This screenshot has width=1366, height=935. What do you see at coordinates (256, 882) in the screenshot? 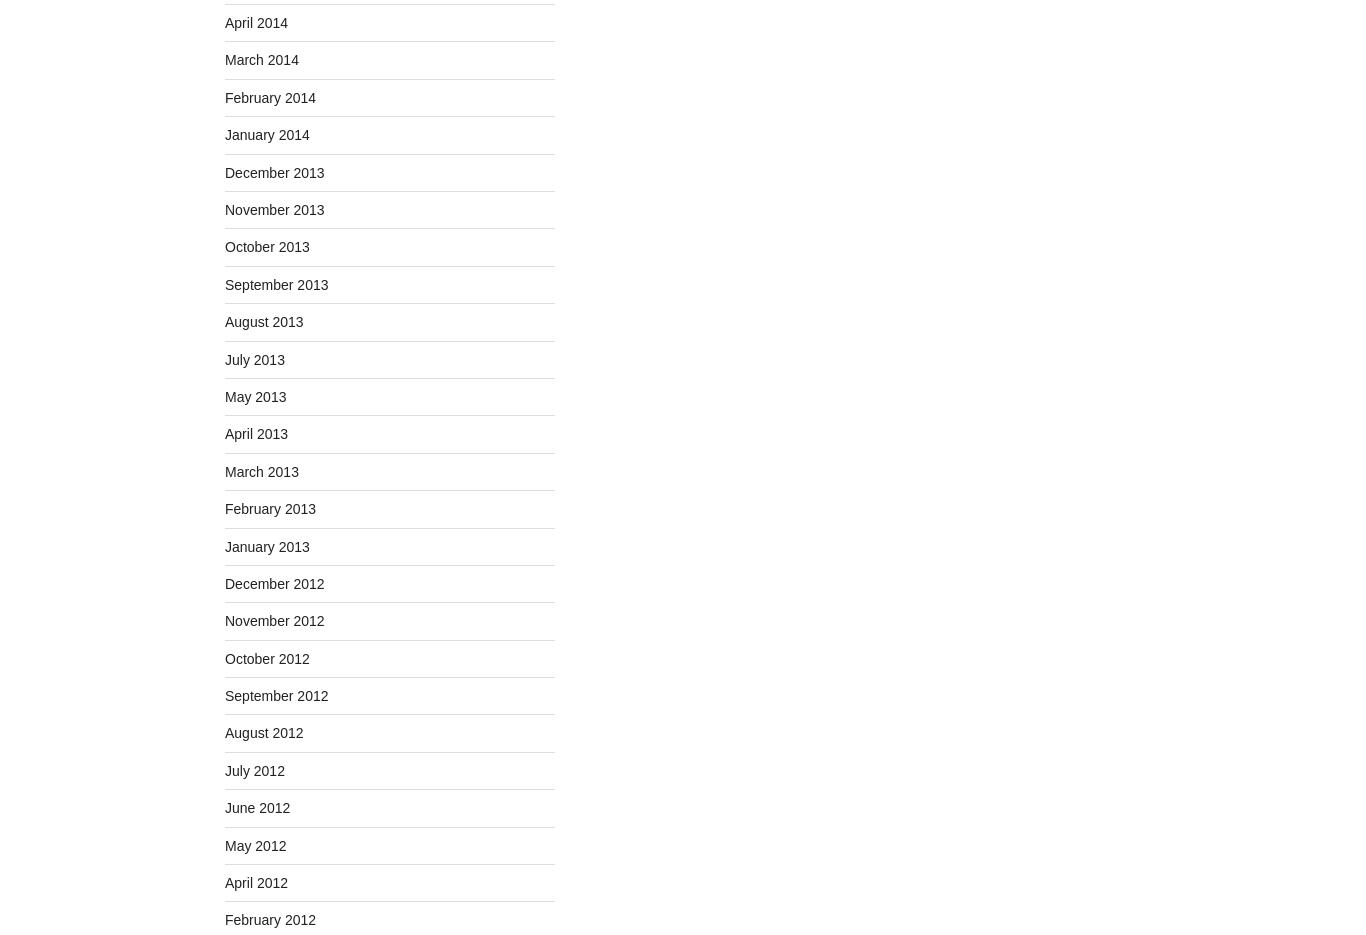
I see `'April 2012'` at bounding box center [256, 882].